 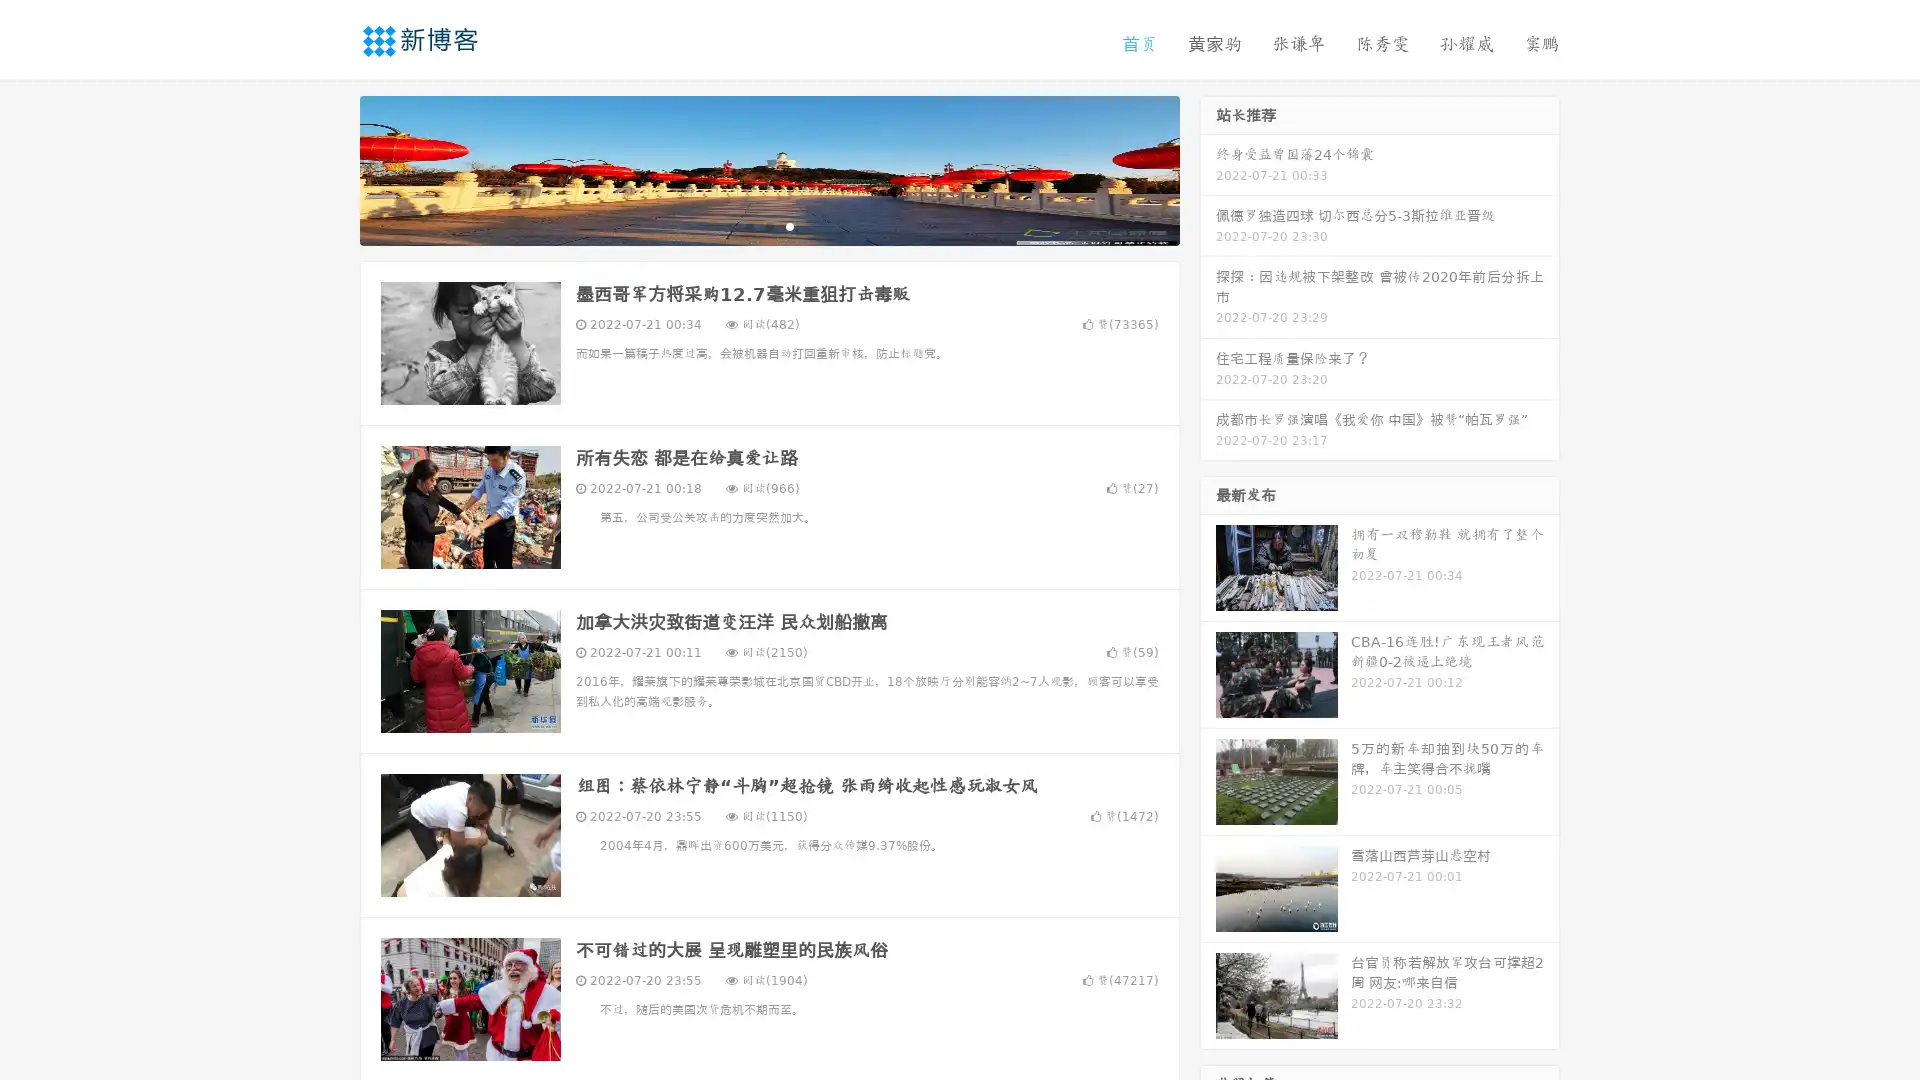 What do you see at coordinates (1208, 168) in the screenshot?
I see `Next slide` at bounding box center [1208, 168].